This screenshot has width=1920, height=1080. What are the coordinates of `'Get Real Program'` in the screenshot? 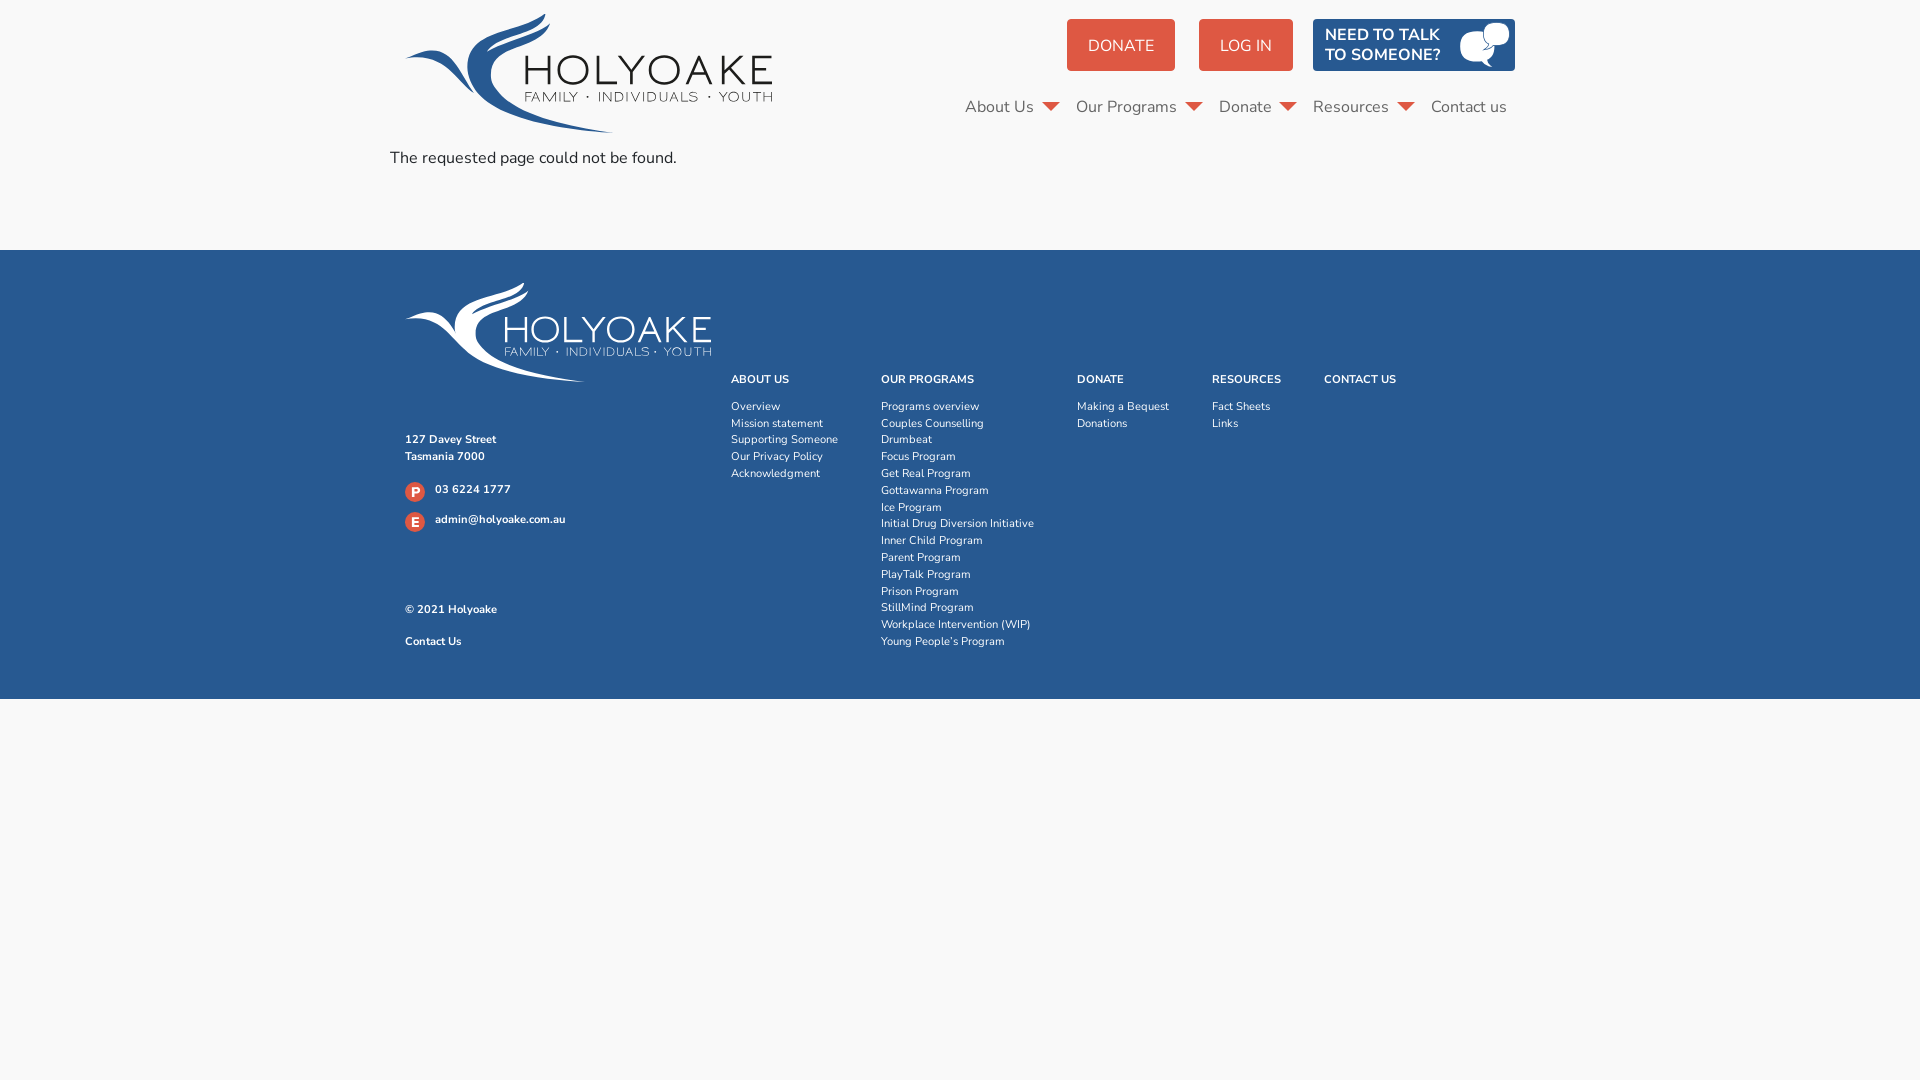 It's located at (880, 474).